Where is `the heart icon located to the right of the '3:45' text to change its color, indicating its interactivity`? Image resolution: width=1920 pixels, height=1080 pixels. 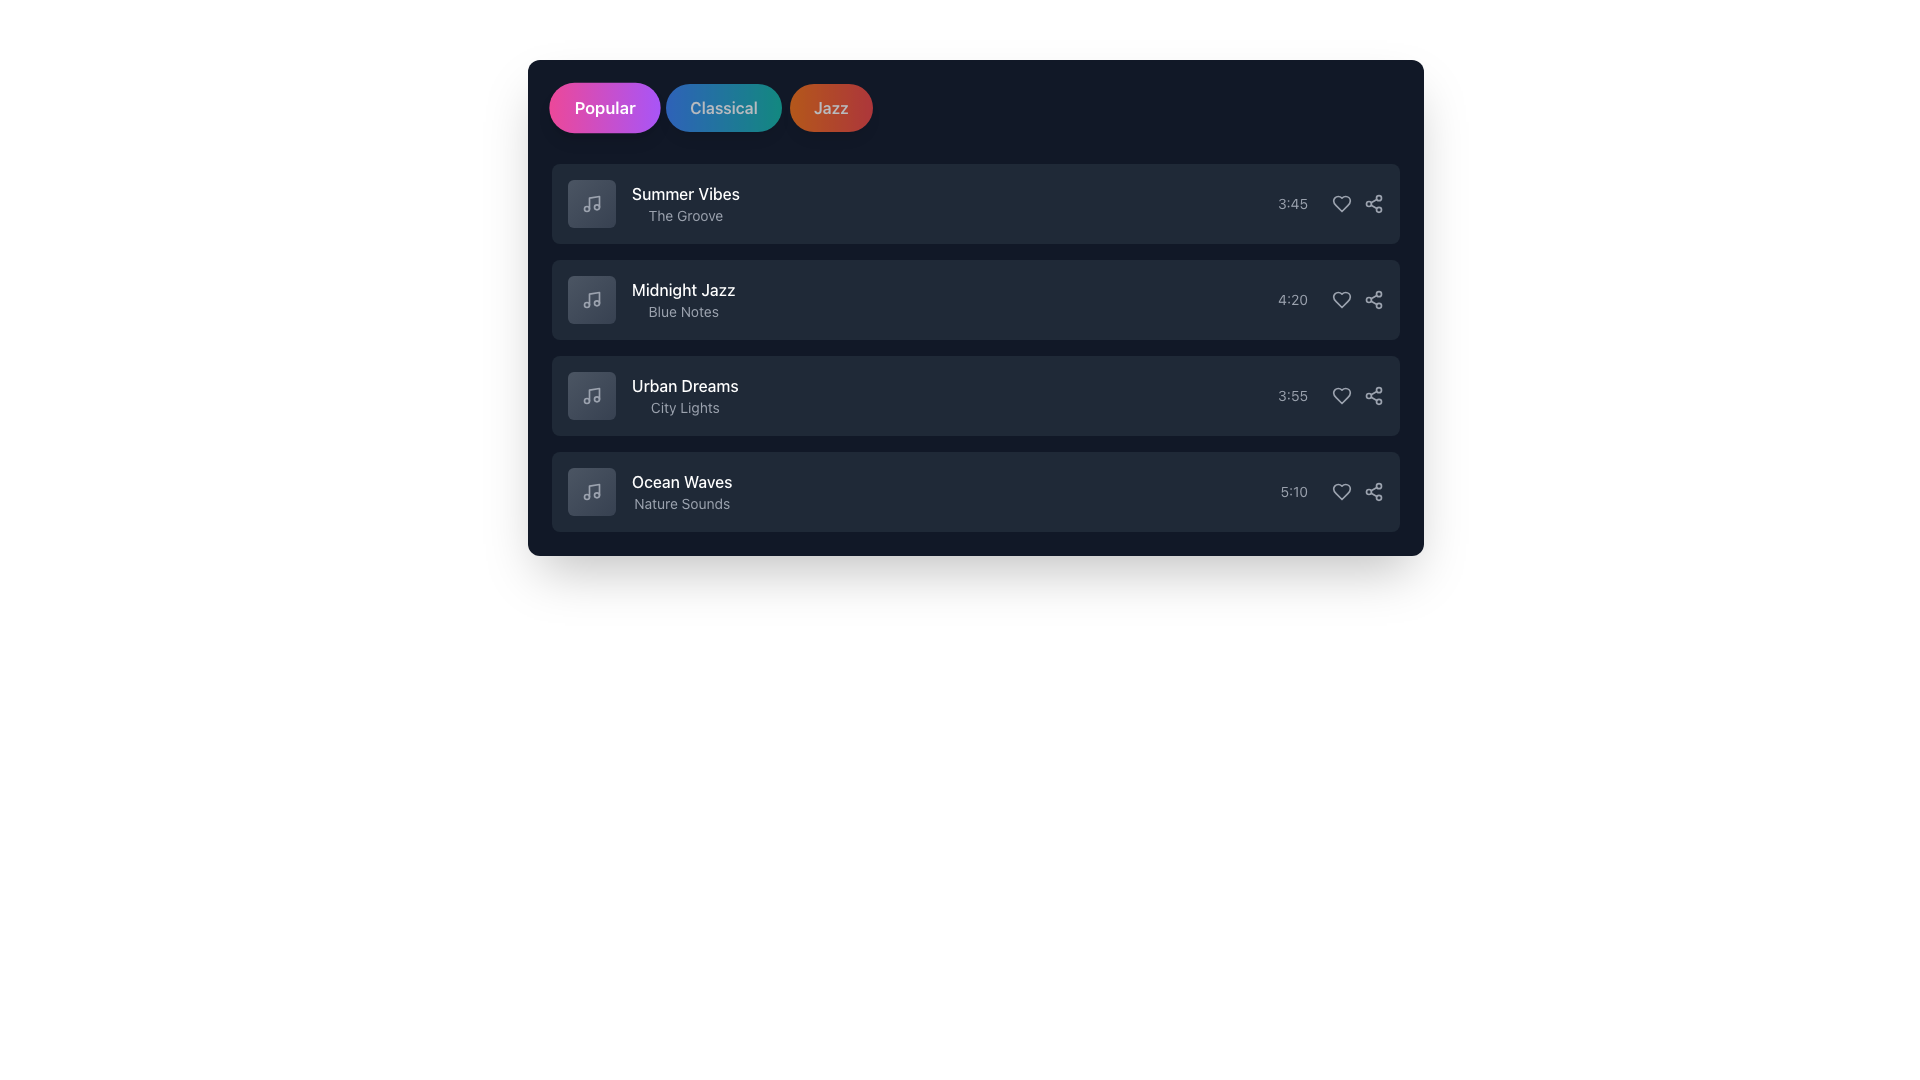
the heart icon located to the right of the '3:45' text to change its color, indicating its interactivity is located at coordinates (1342, 204).